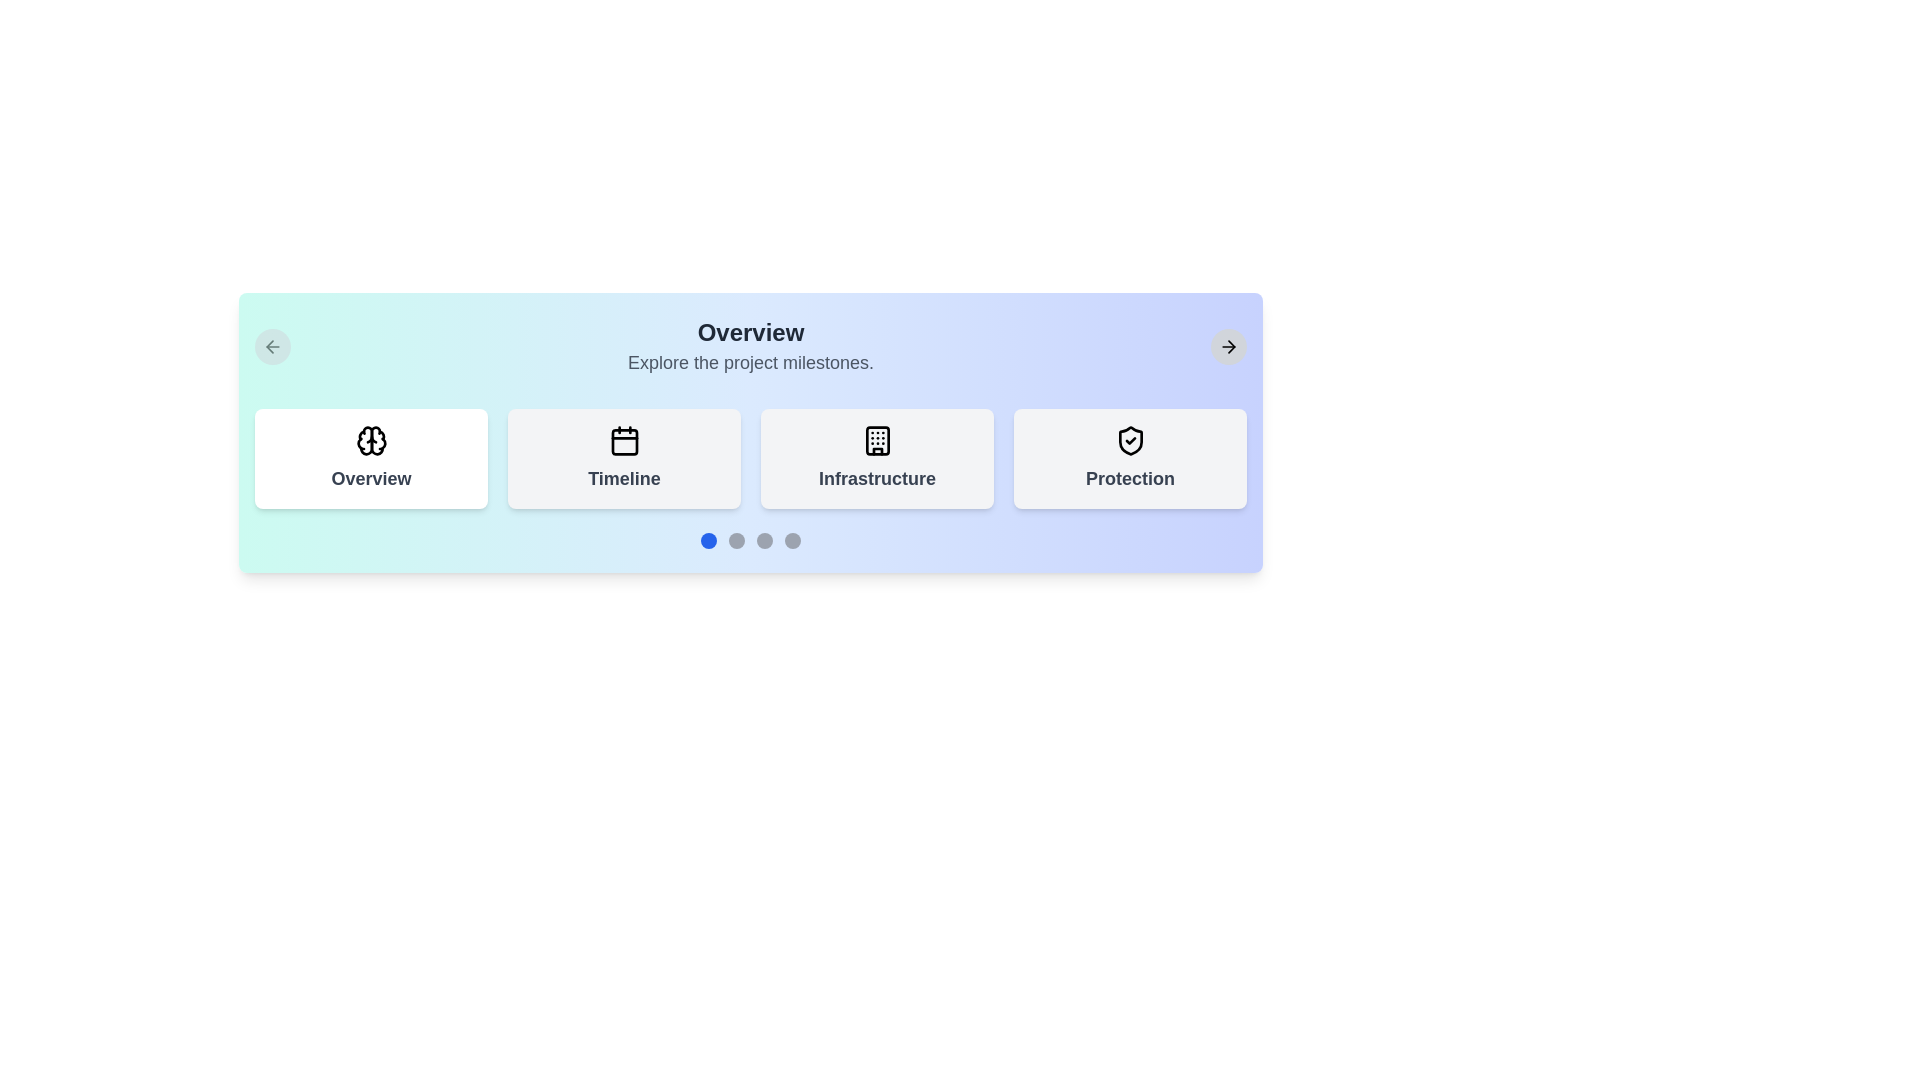 The image size is (1920, 1080). I want to click on the 'Protection' card, which features a shield icon with a check mark and is the fourth card in a row of four cards including 'Overview', 'Timeline', and 'Infrastructure', so click(1130, 459).